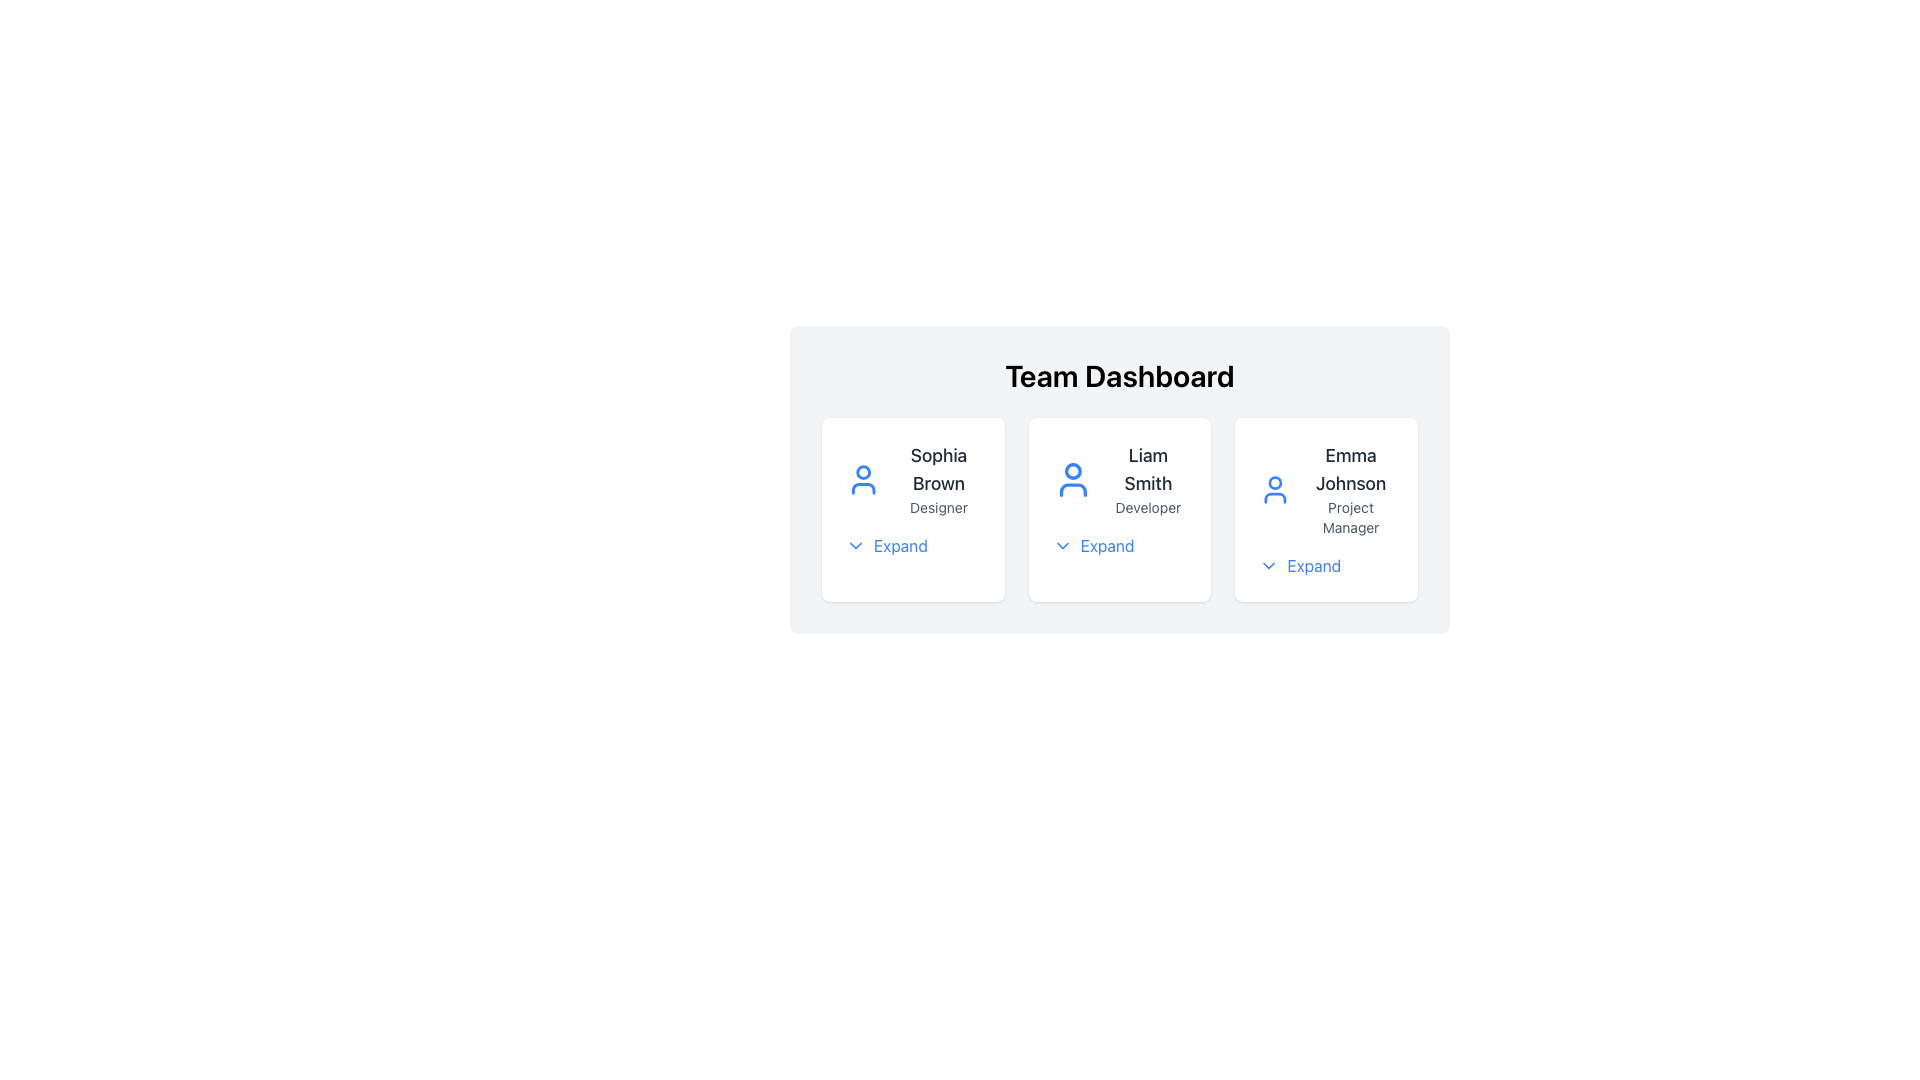  Describe the element at coordinates (1148, 479) in the screenshot. I see `the static text displaying a team member's name and role (Developer) located in the second card under the 'Team Dashboard' heading` at that location.